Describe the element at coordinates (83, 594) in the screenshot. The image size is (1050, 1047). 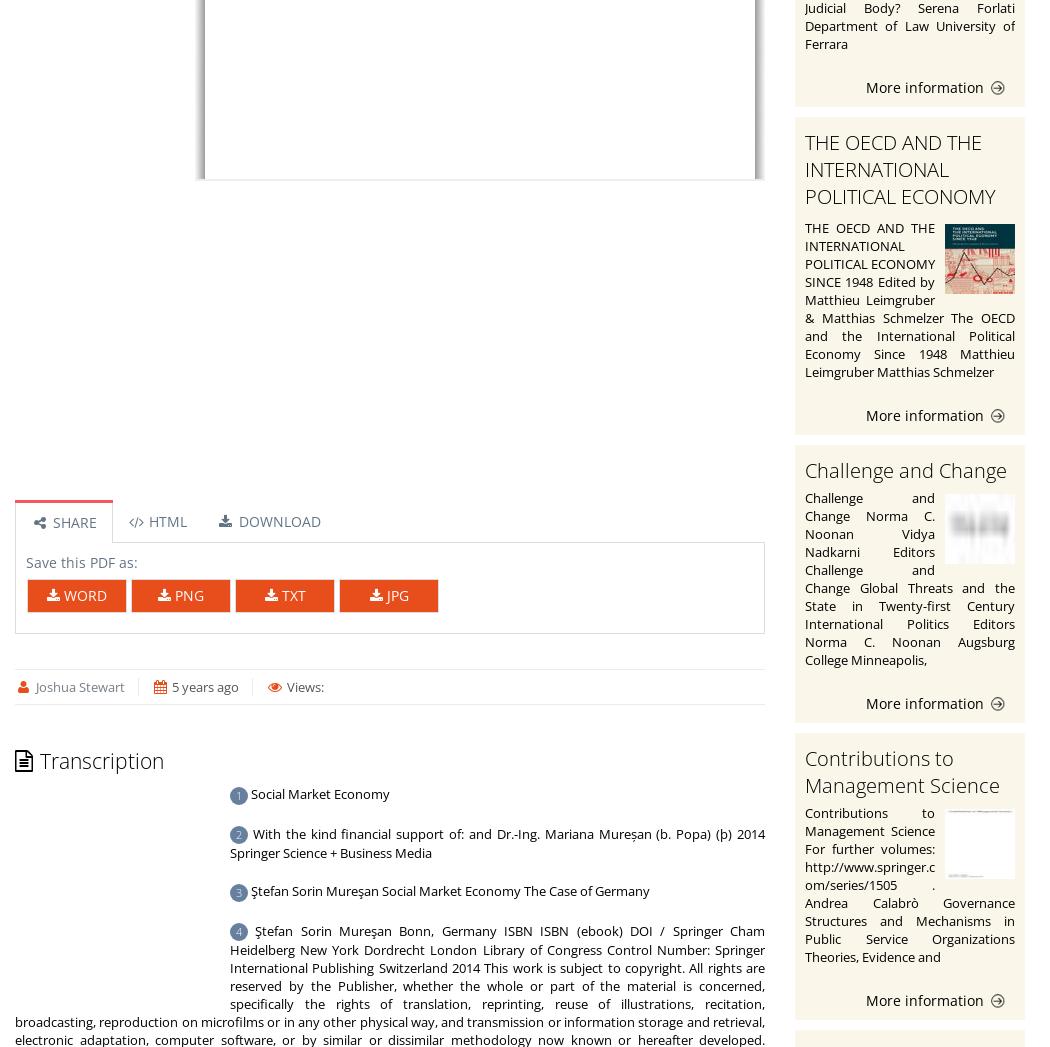
I see `'WORD'` at that location.